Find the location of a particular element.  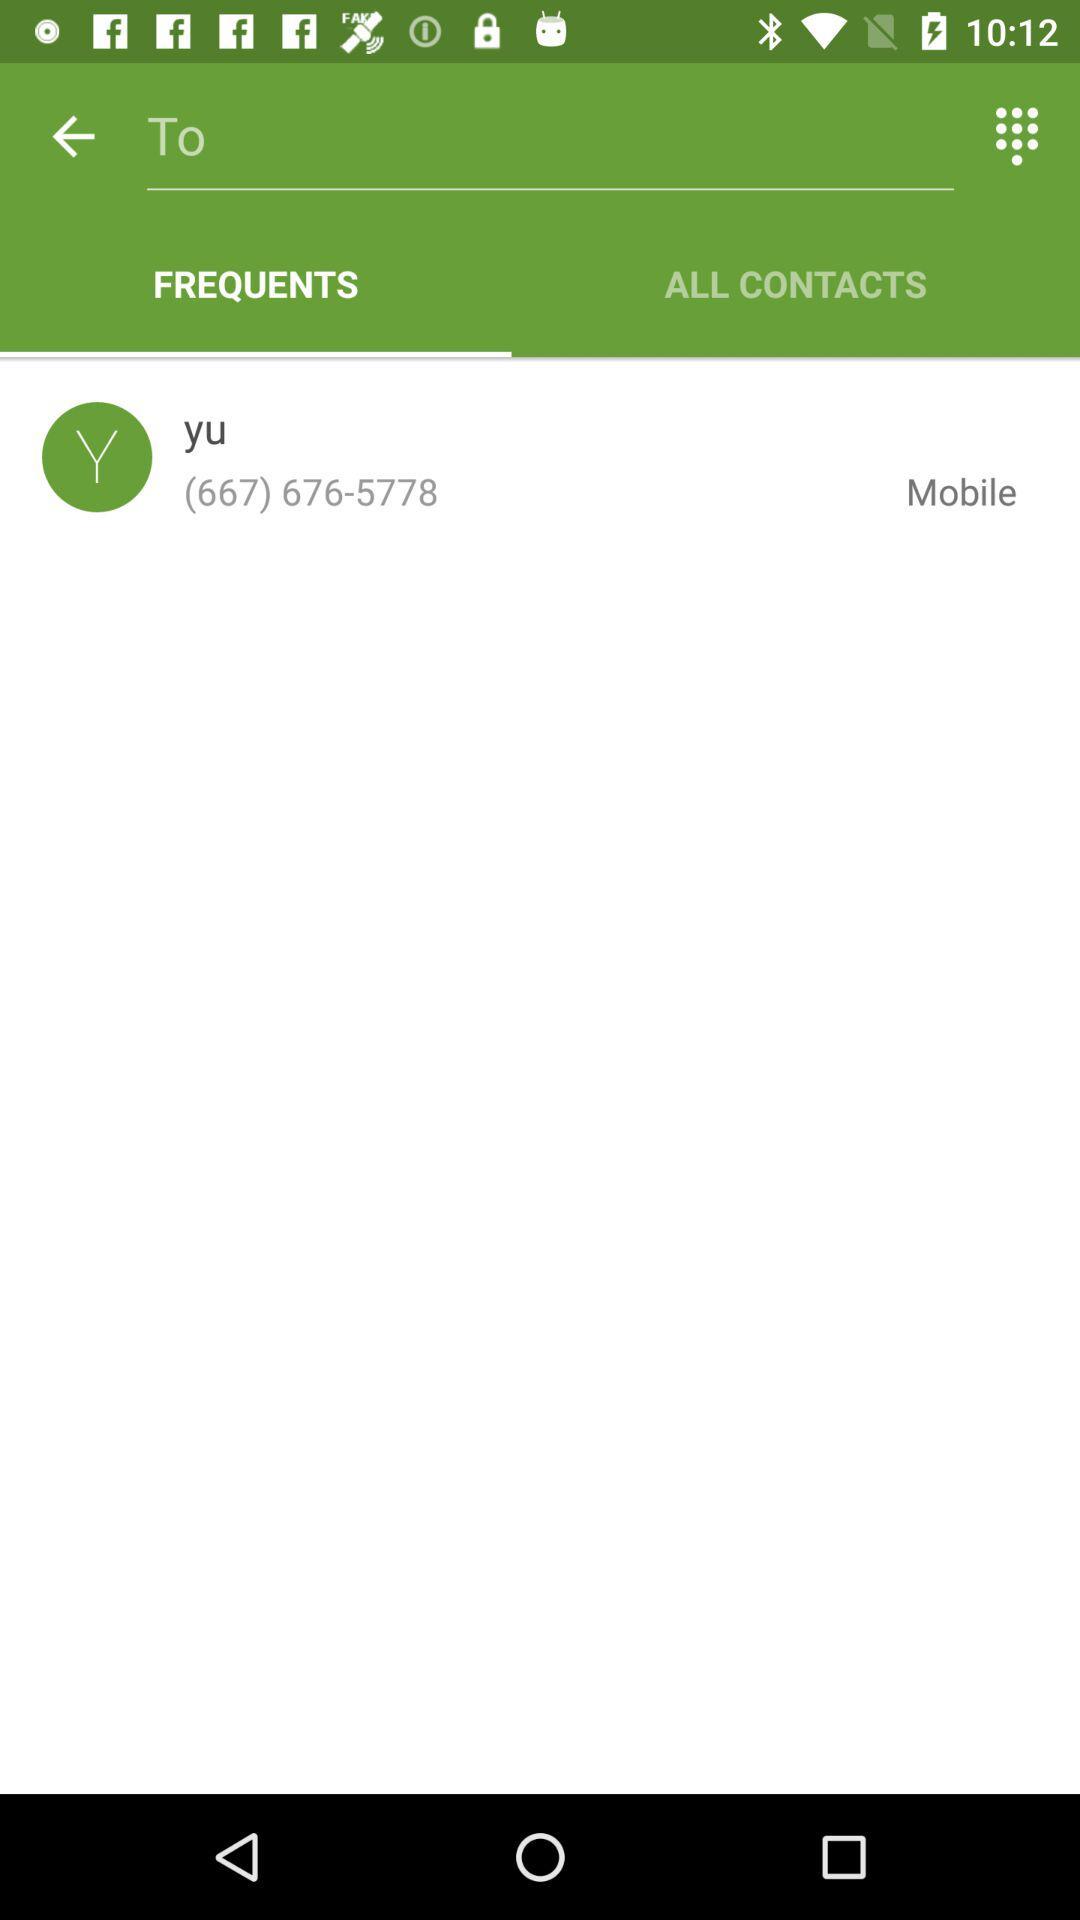

the icon to the left of the all contacts icon is located at coordinates (254, 282).